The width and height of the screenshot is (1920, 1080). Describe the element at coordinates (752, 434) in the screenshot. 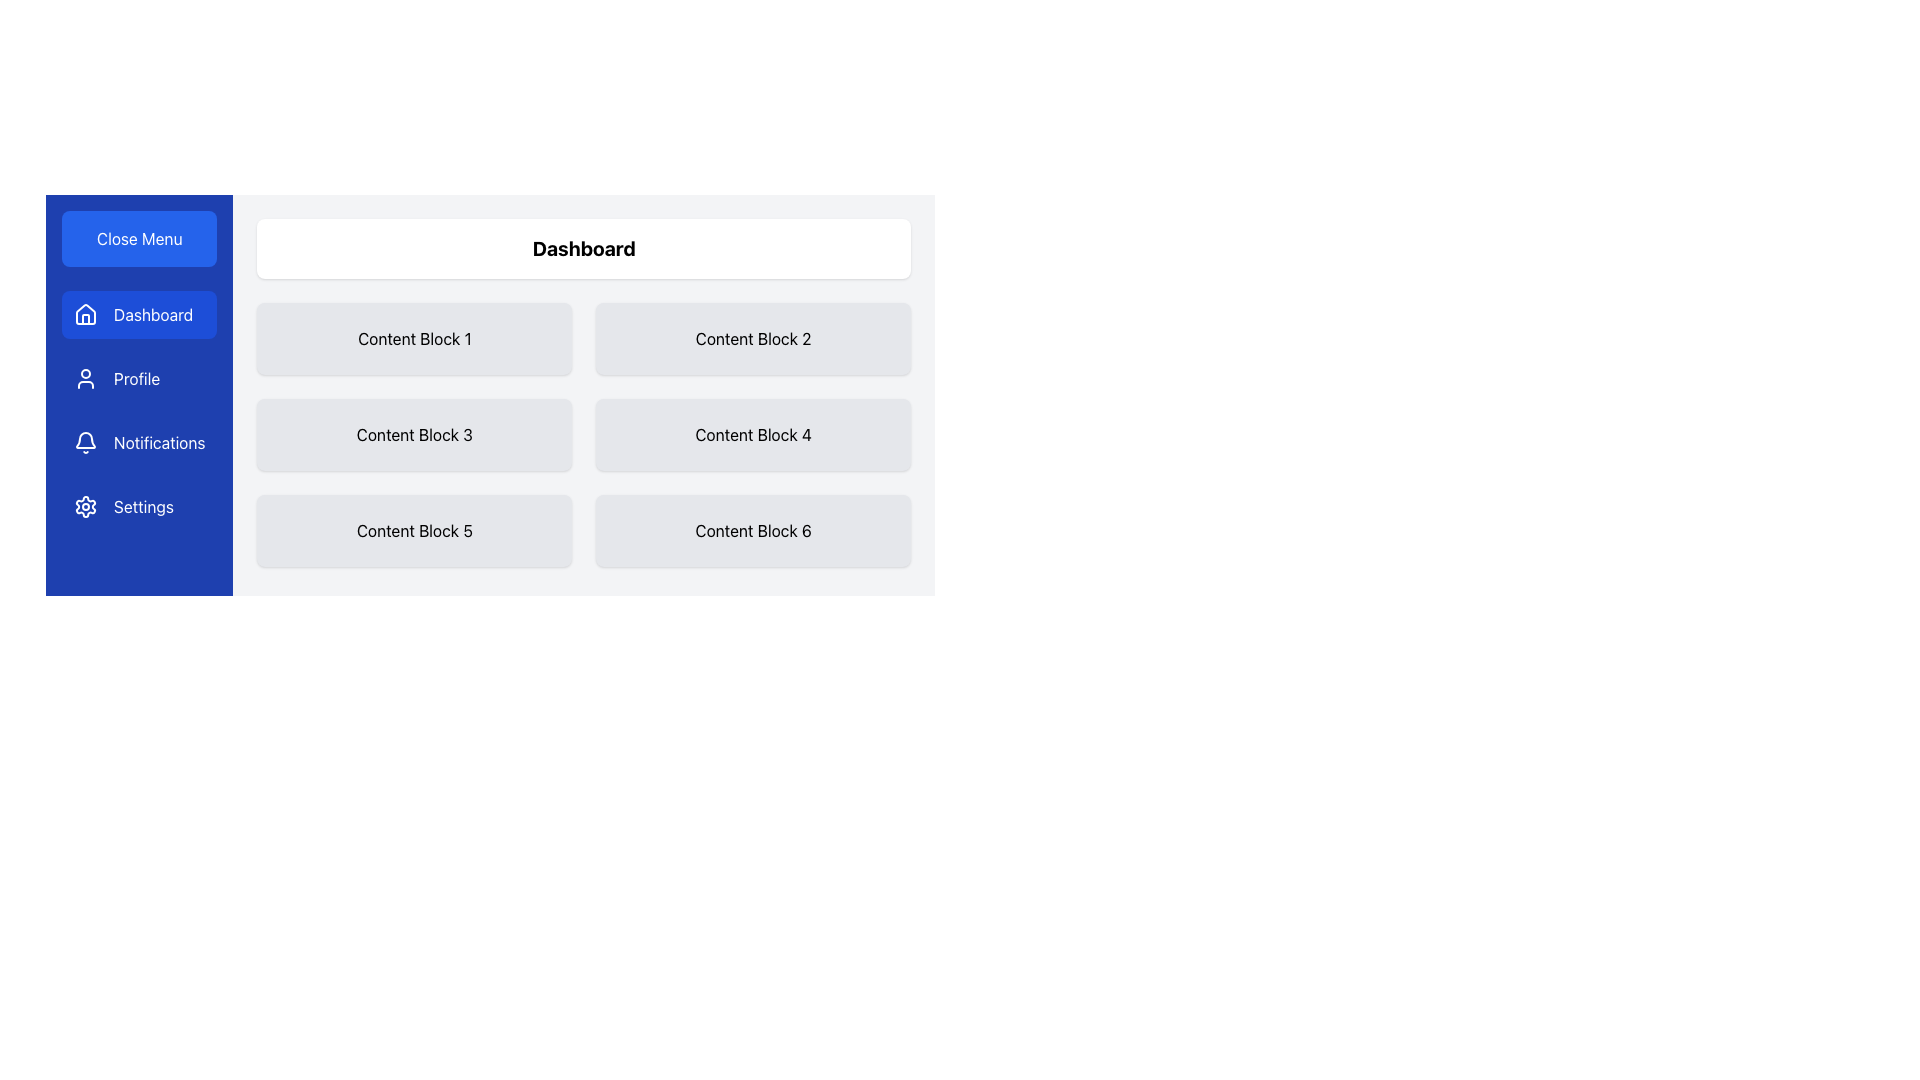

I see `the Content Block 4 element, which is a rectangular card with rounded corners and a gray background, displaying the text 'Content Block 4' in black at its center` at that location.